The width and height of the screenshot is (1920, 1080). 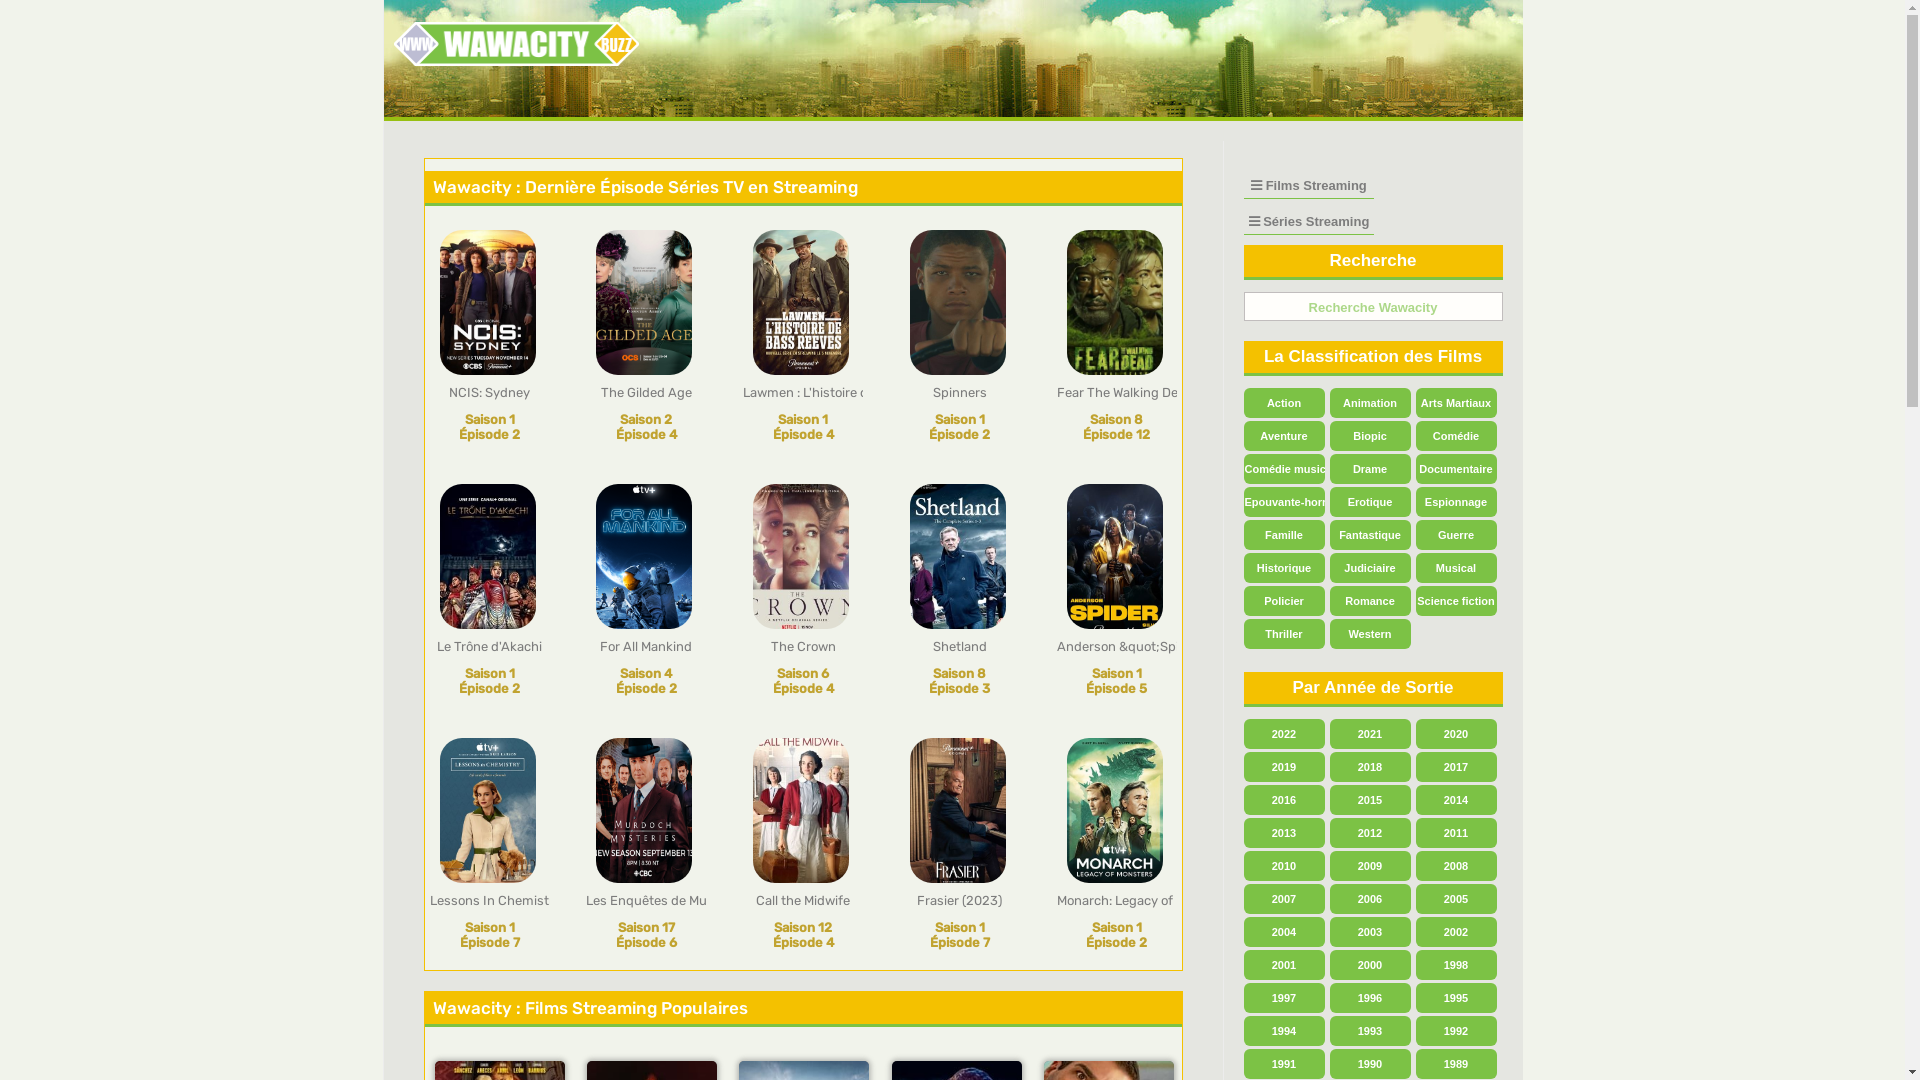 I want to click on '2014', so click(x=1456, y=798).